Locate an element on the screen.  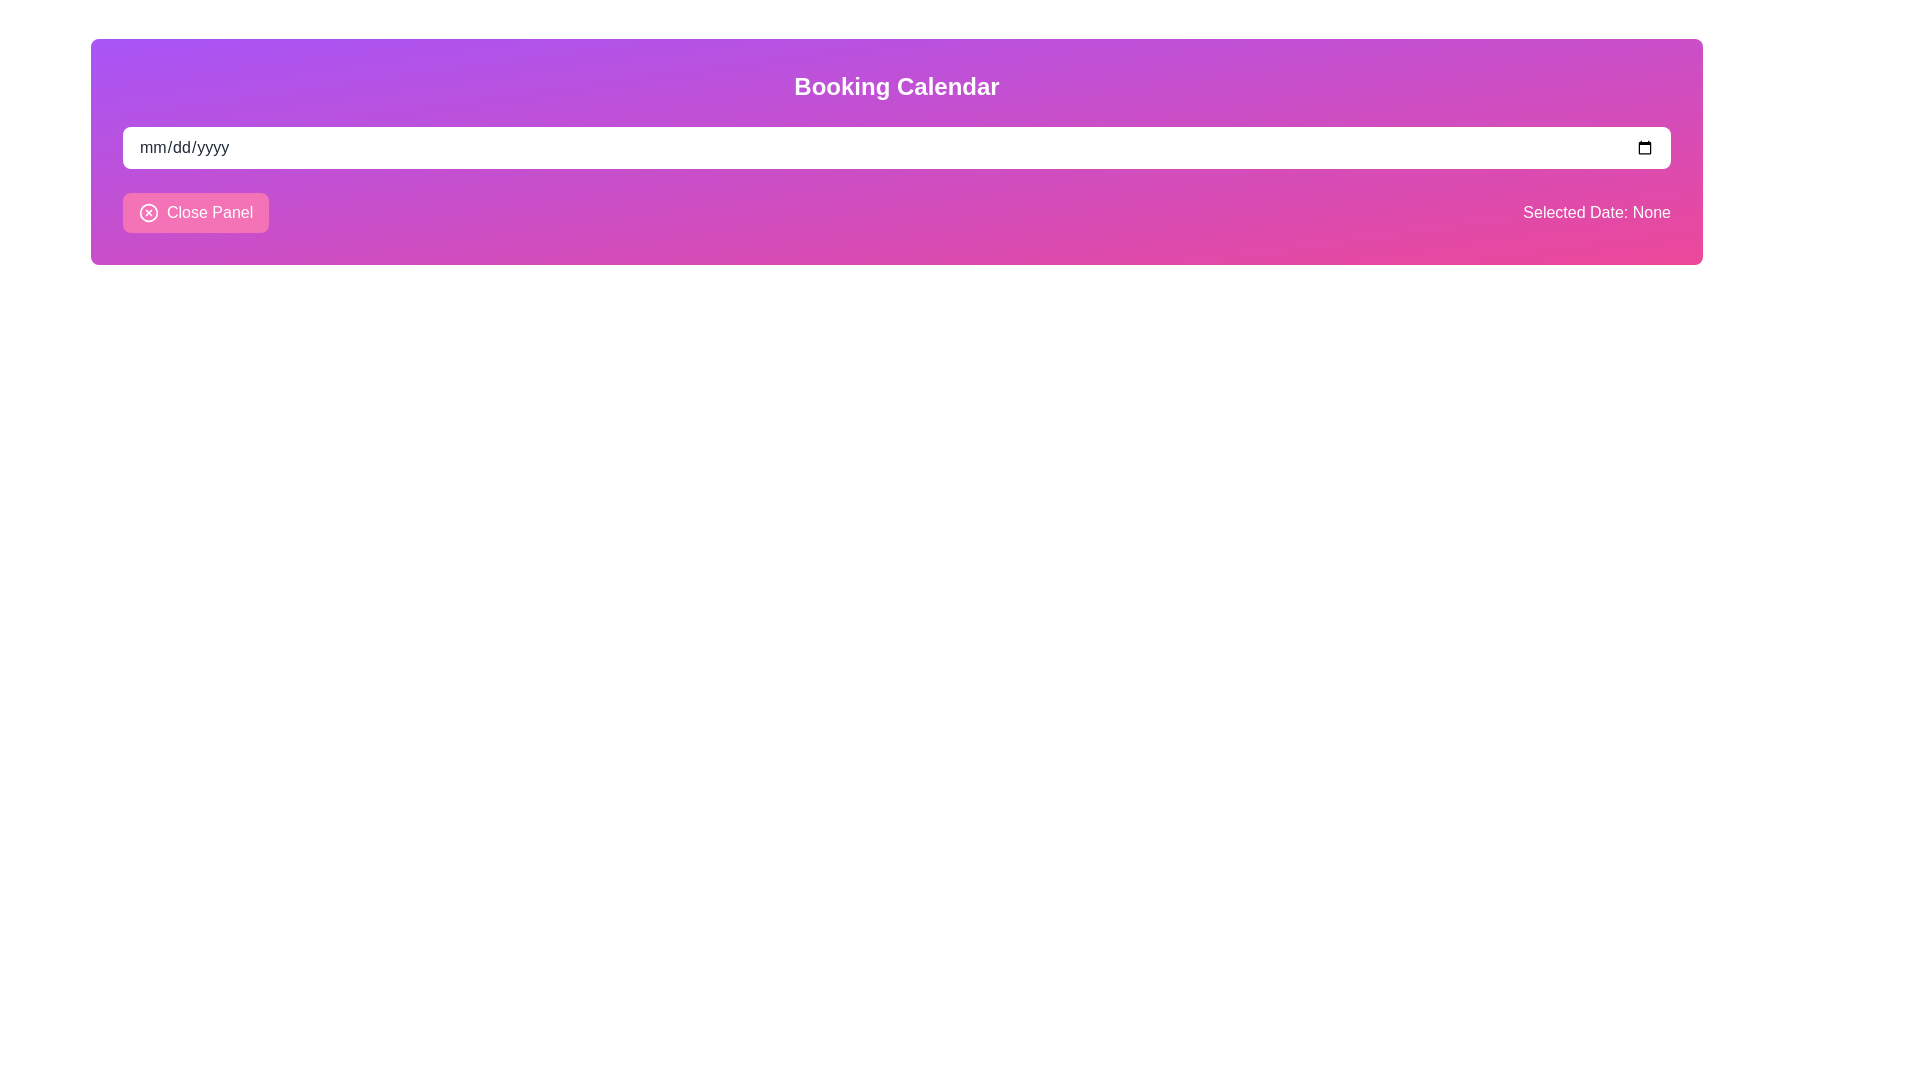
the circular SVG element that is part of the 'Close Panel' button located at the bottom-left corner of the interface is located at coordinates (147, 212).